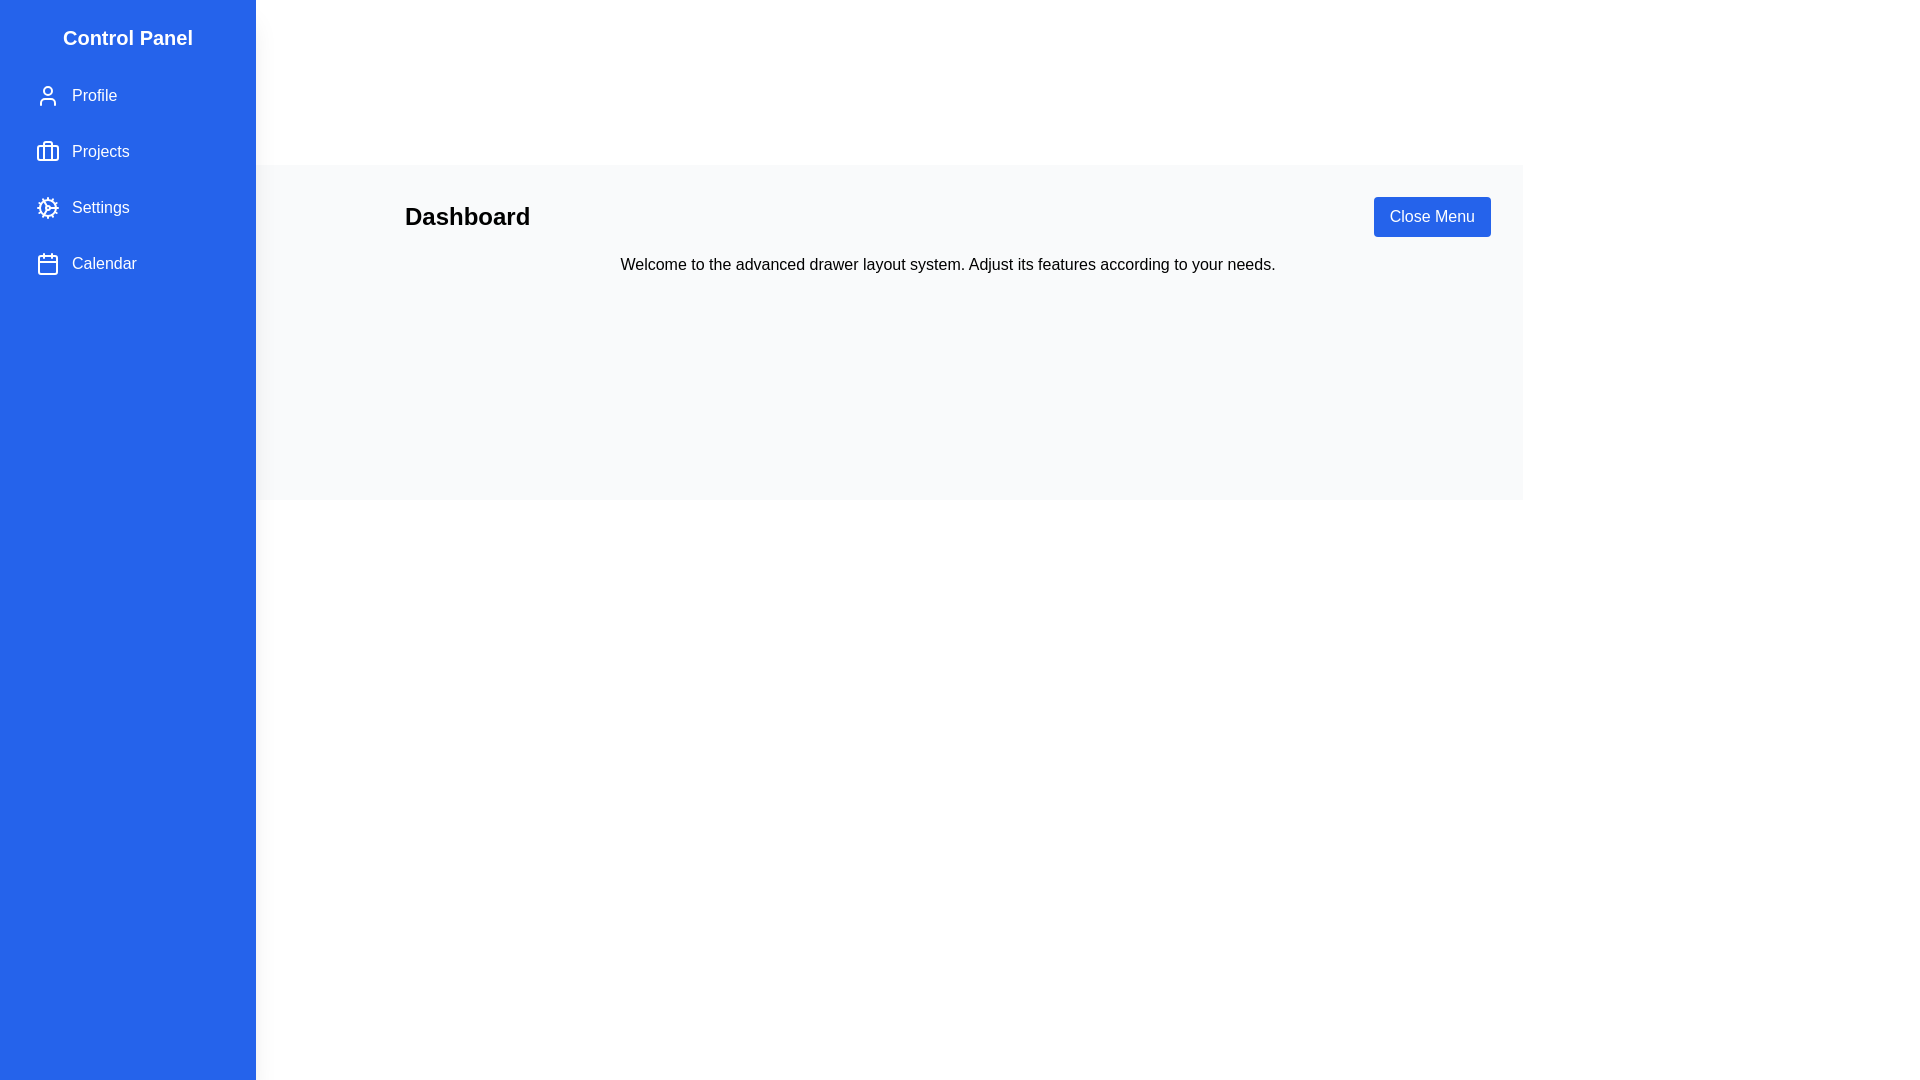 This screenshot has width=1920, height=1080. Describe the element at coordinates (48, 264) in the screenshot. I see `the calendar date field represented as a blue rounded rectangle within the SVG icon located fourth in the vertical list of navigation icons on the blue sidebar` at that location.